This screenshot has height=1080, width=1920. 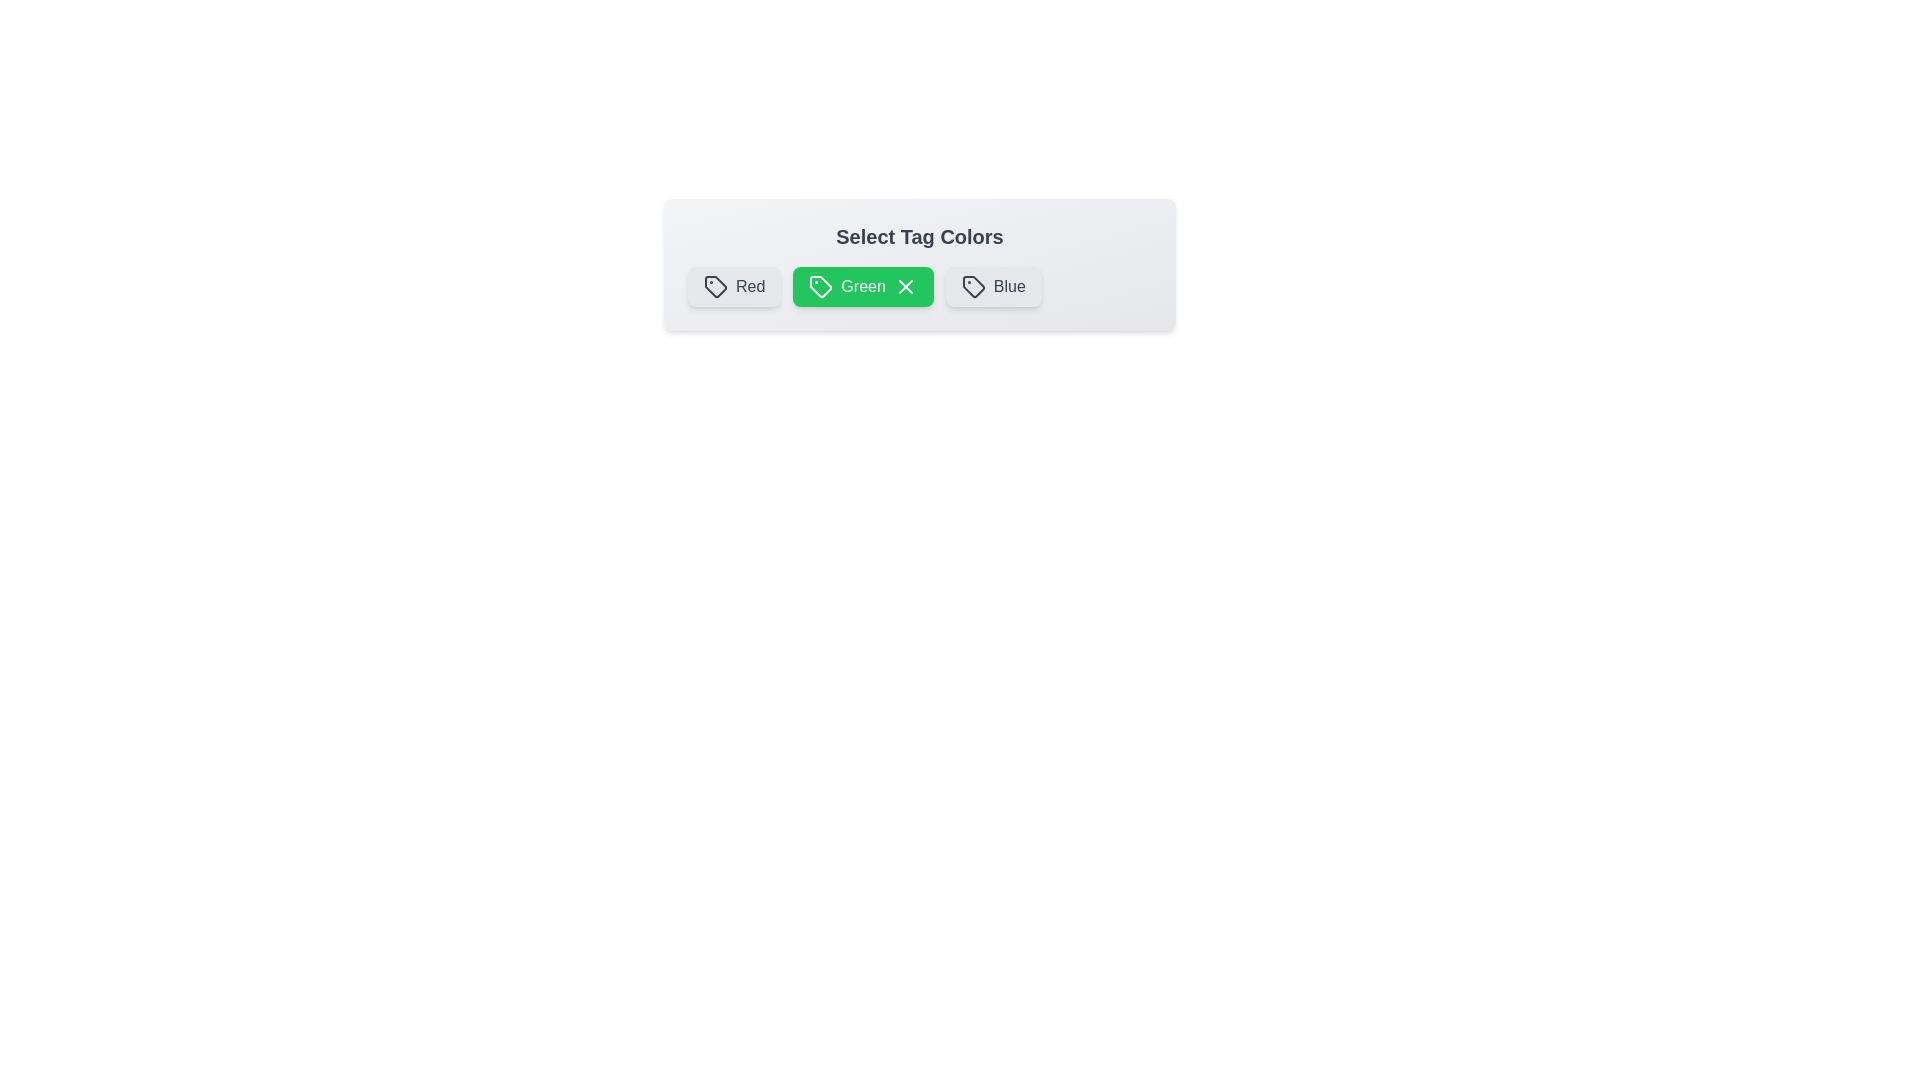 I want to click on the close icon of the 'Green' tag to deselect it, so click(x=904, y=286).